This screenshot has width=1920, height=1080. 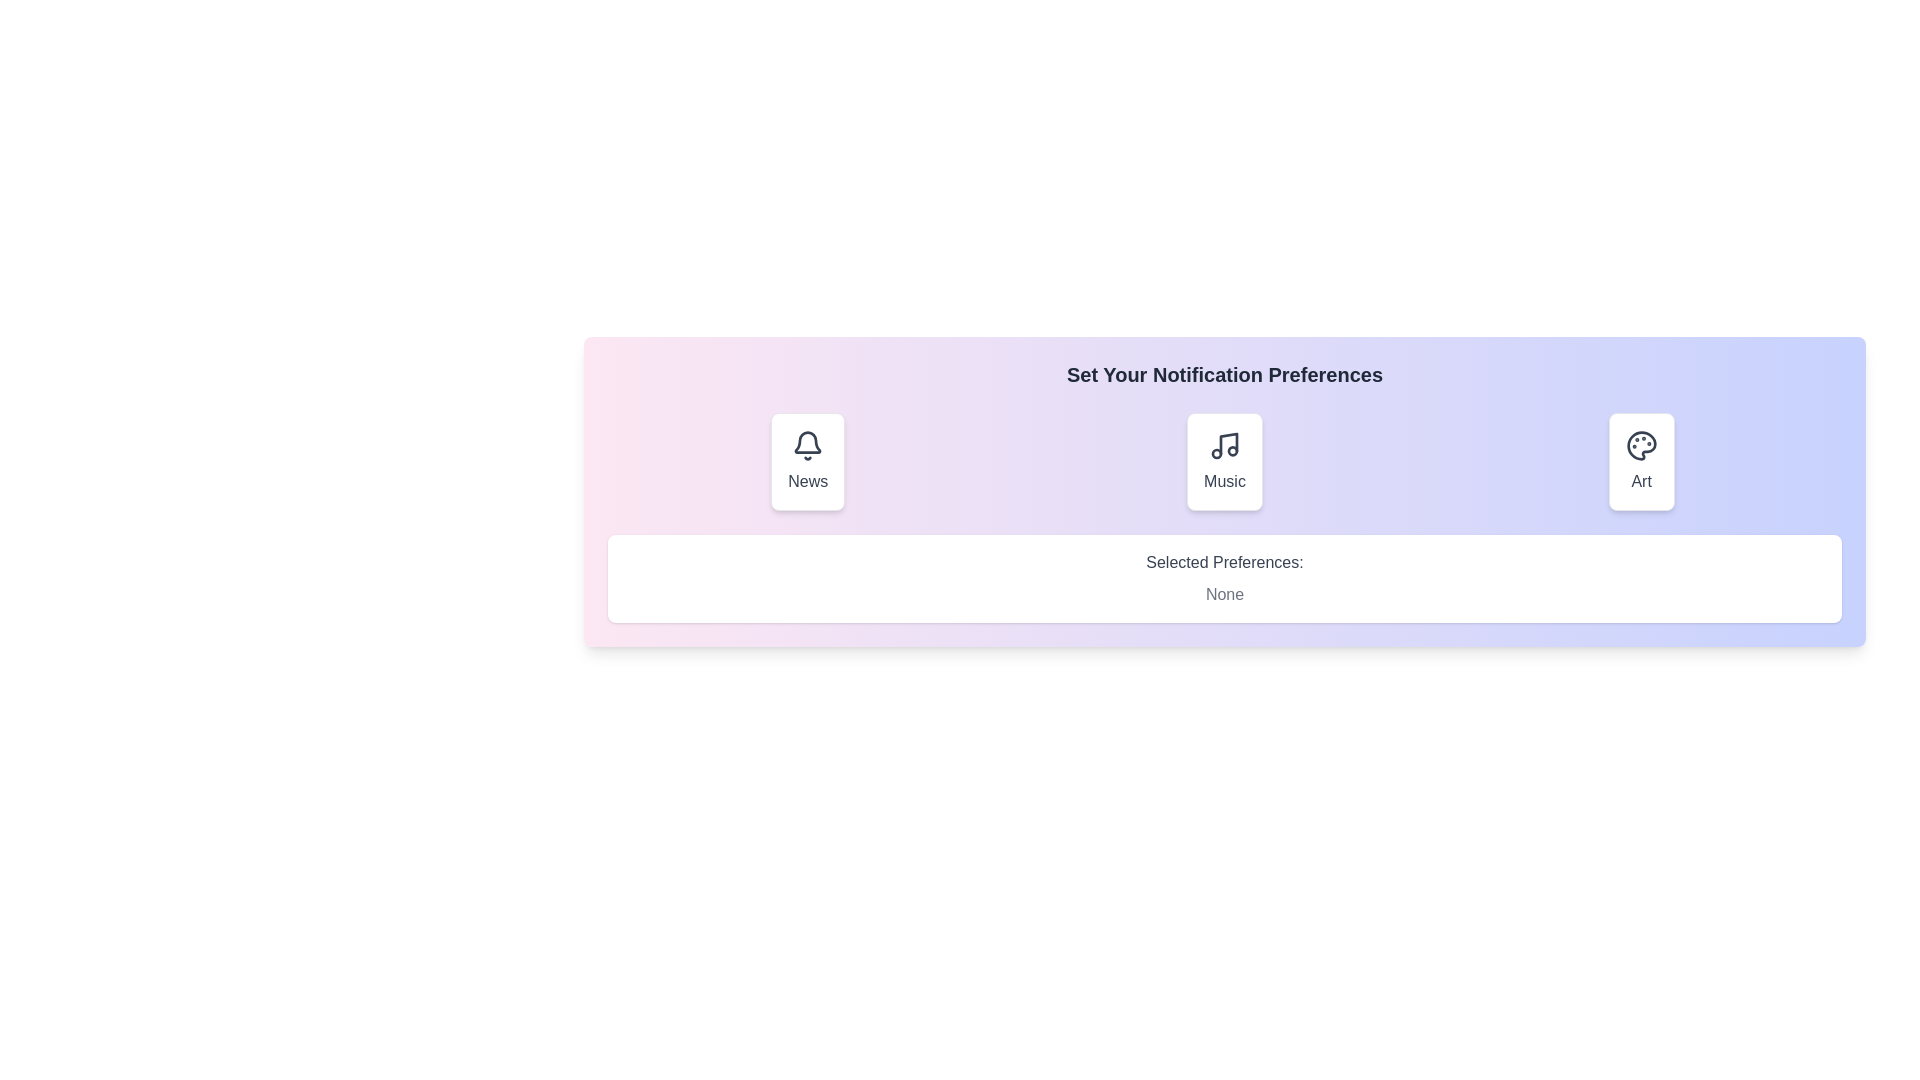 What do you see at coordinates (1223, 445) in the screenshot?
I see `the musical note icon located in the 'Music' card section, which is centered among three preference cards and directly above the text 'Music'` at bounding box center [1223, 445].